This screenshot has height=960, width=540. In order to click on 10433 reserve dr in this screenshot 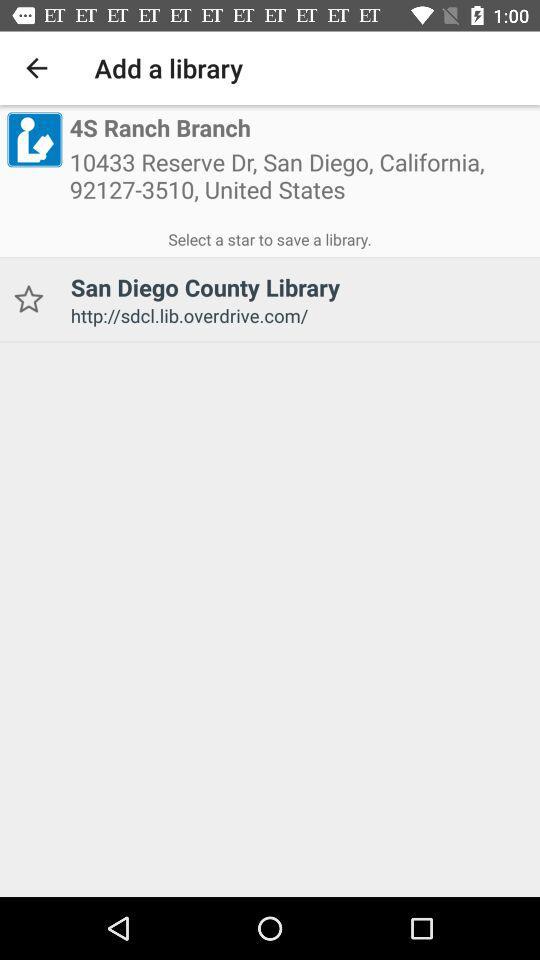, I will do `click(300, 182)`.